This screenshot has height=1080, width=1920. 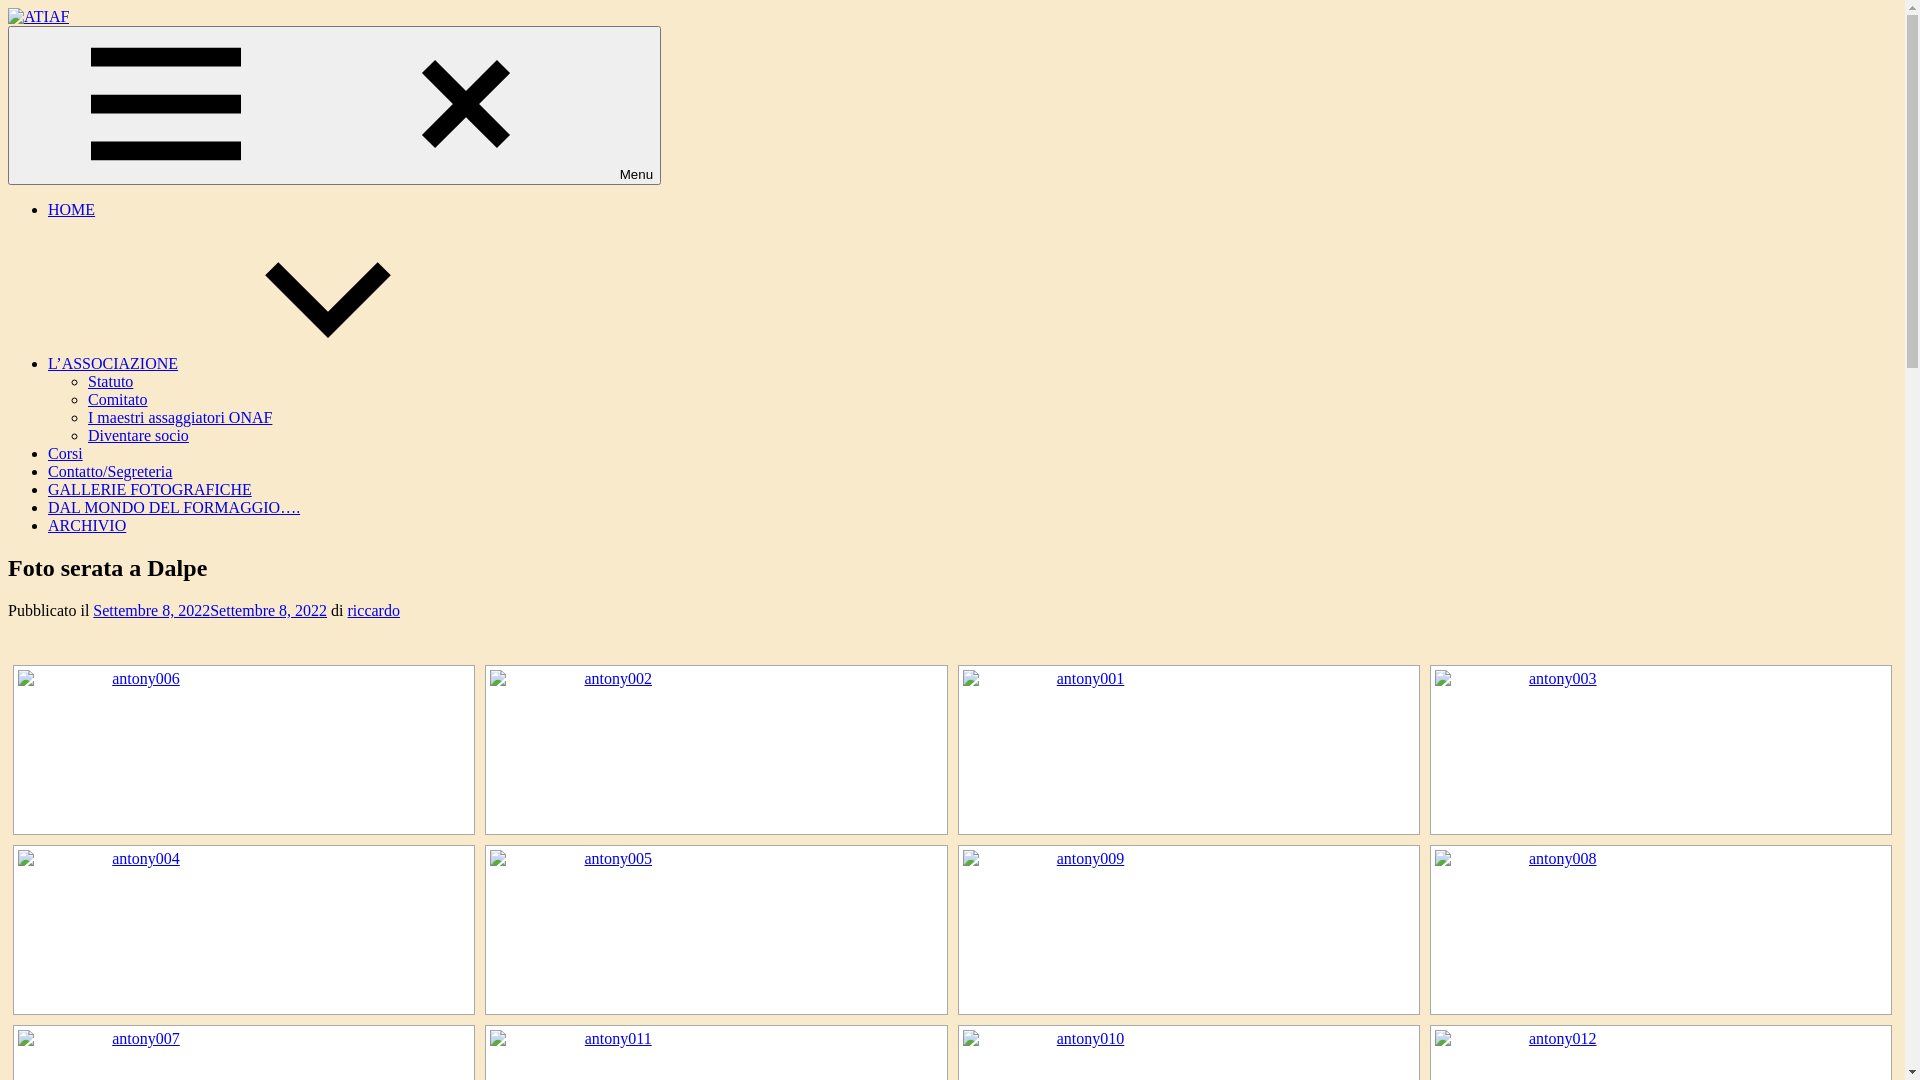 I want to click on 'Diventare socio', so click(x=137, y=434).